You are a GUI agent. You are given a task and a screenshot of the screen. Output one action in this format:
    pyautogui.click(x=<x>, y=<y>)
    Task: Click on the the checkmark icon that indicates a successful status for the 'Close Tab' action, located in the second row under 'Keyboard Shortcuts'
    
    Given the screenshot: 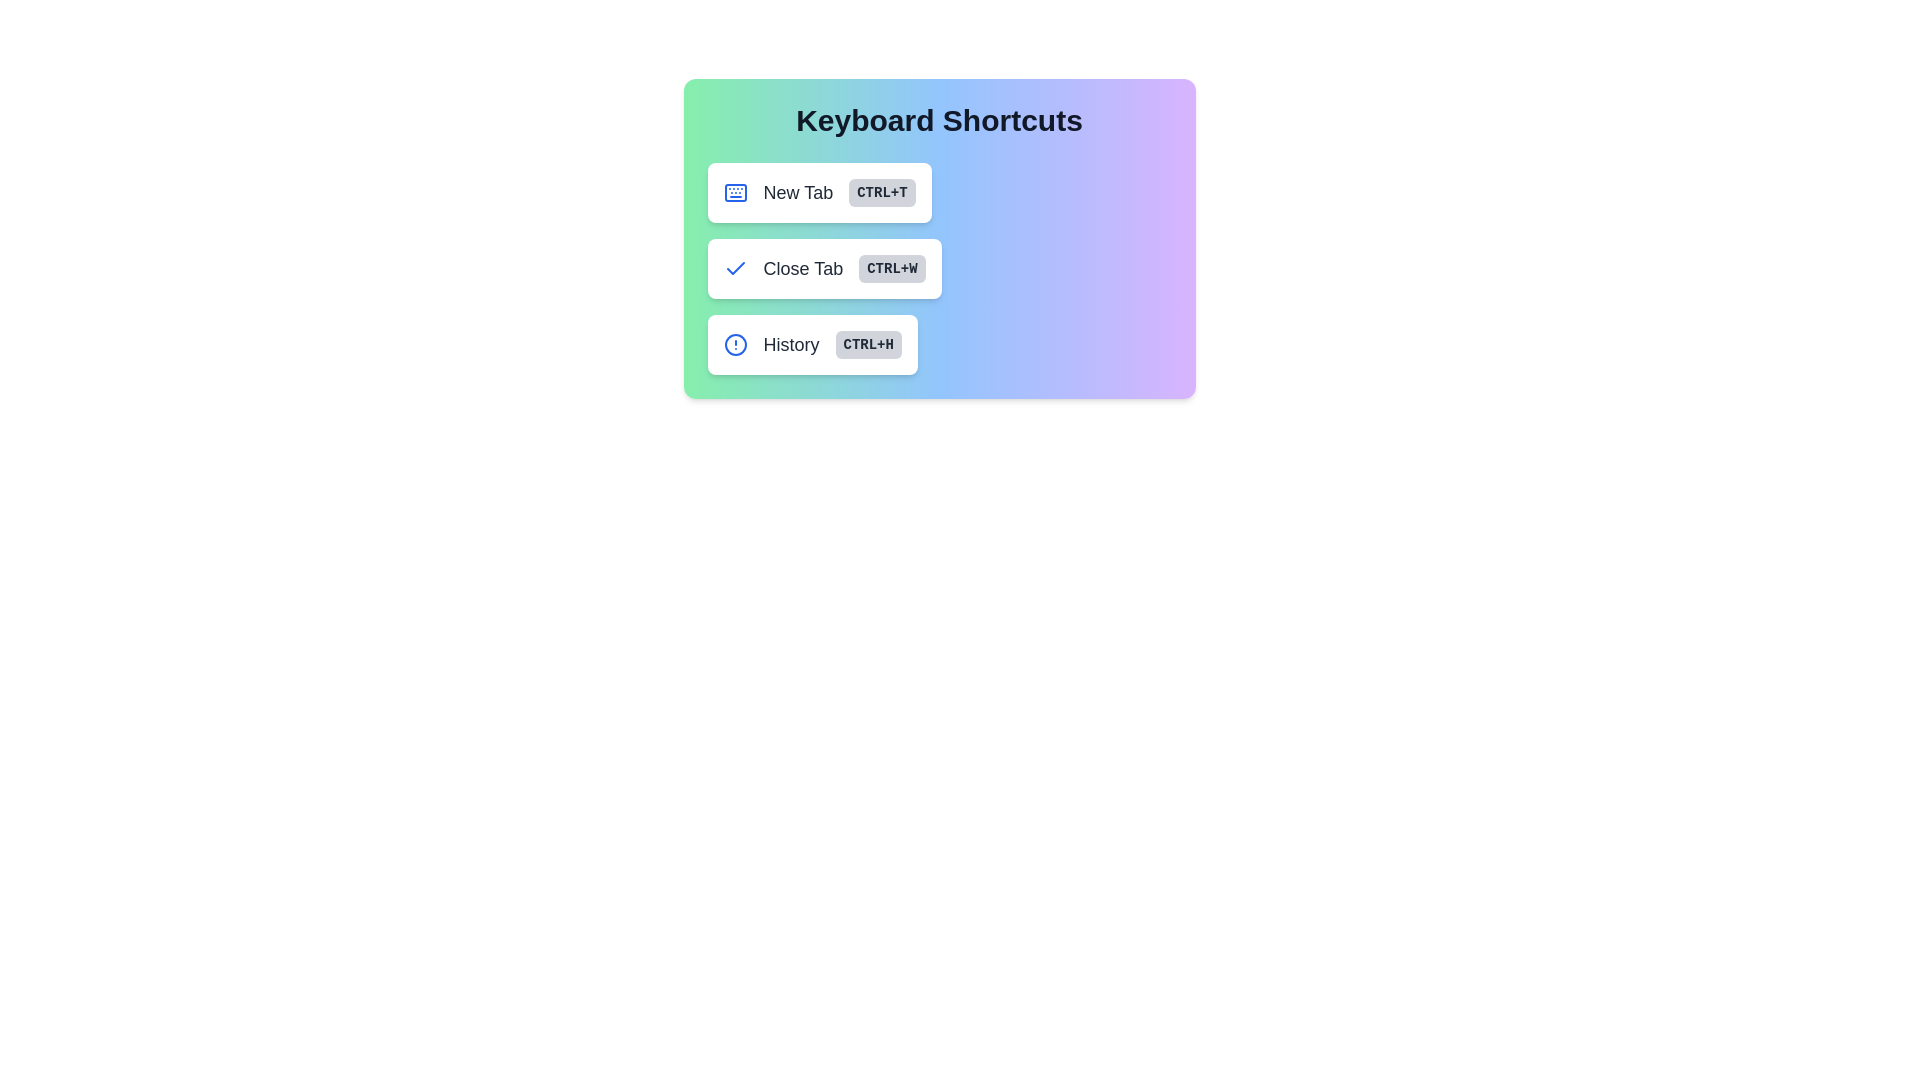 What is the action you would take?
    pyautogui.click(x=734, y=267)
    